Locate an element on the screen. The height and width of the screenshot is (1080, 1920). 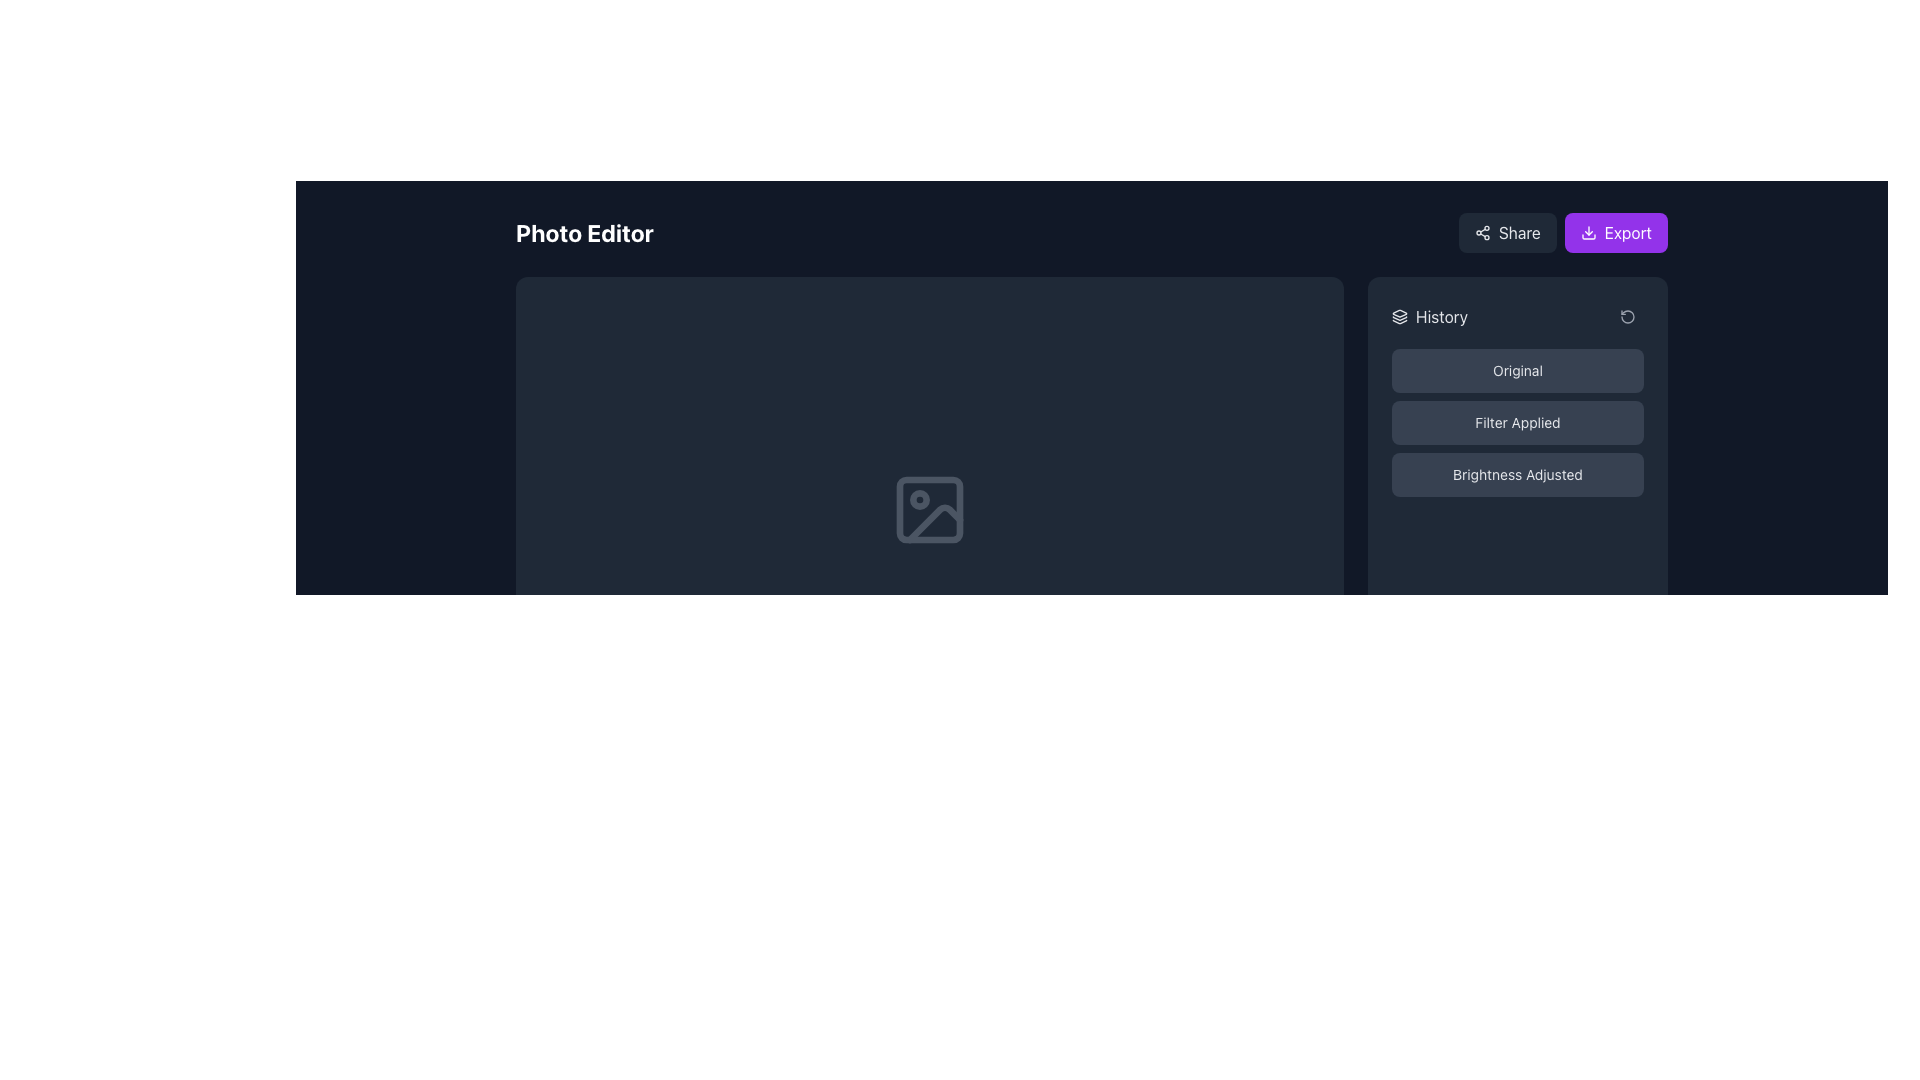
the SVG graphic image icon that is centered within the 'Change Image' box is located at coordinates (929, 508).